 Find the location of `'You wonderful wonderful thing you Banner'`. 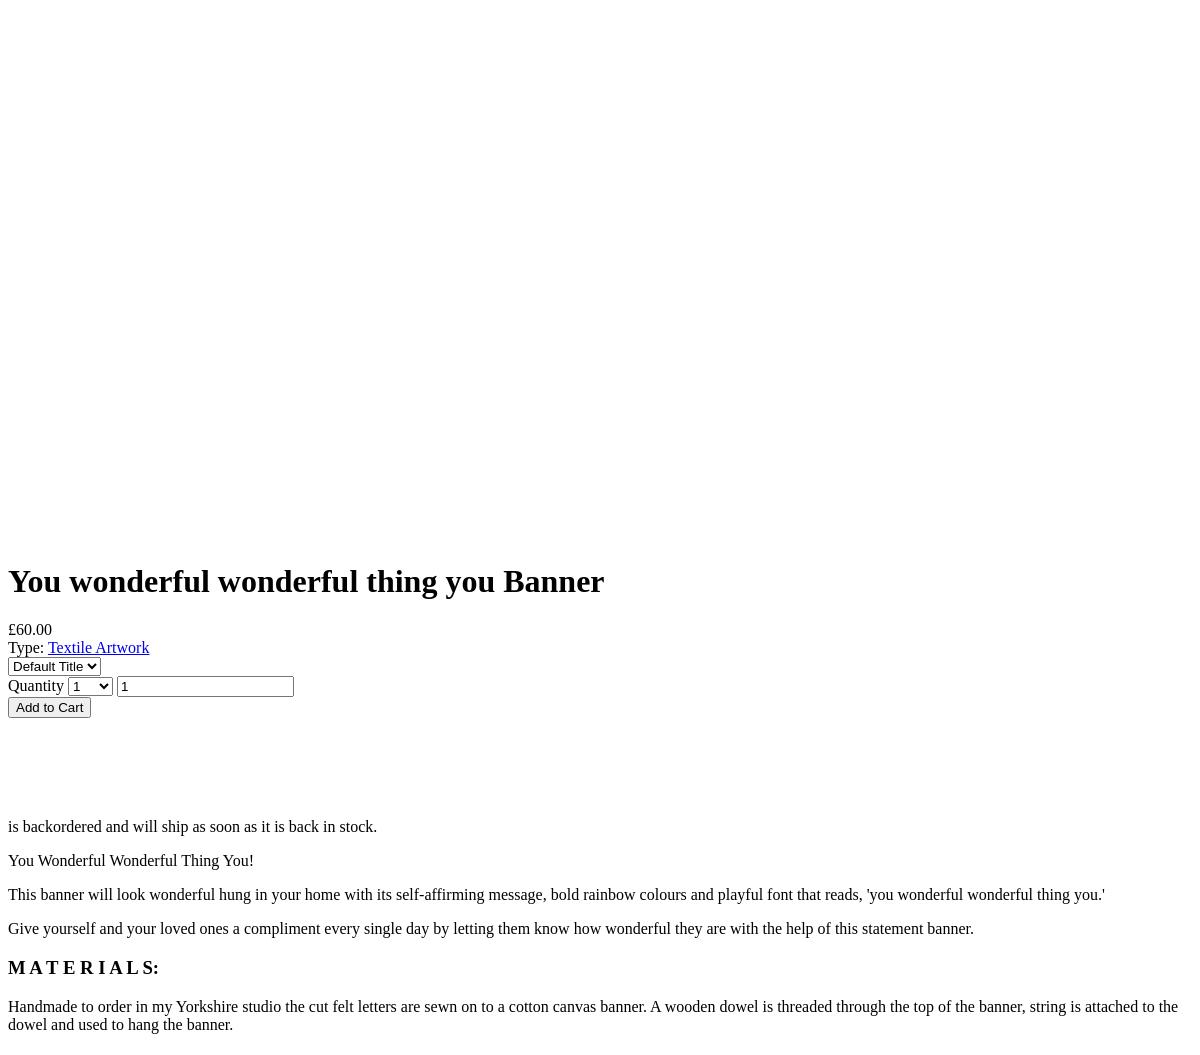

'You wonderful wonderful thing you Banner' is located at coordinates (306, 579).